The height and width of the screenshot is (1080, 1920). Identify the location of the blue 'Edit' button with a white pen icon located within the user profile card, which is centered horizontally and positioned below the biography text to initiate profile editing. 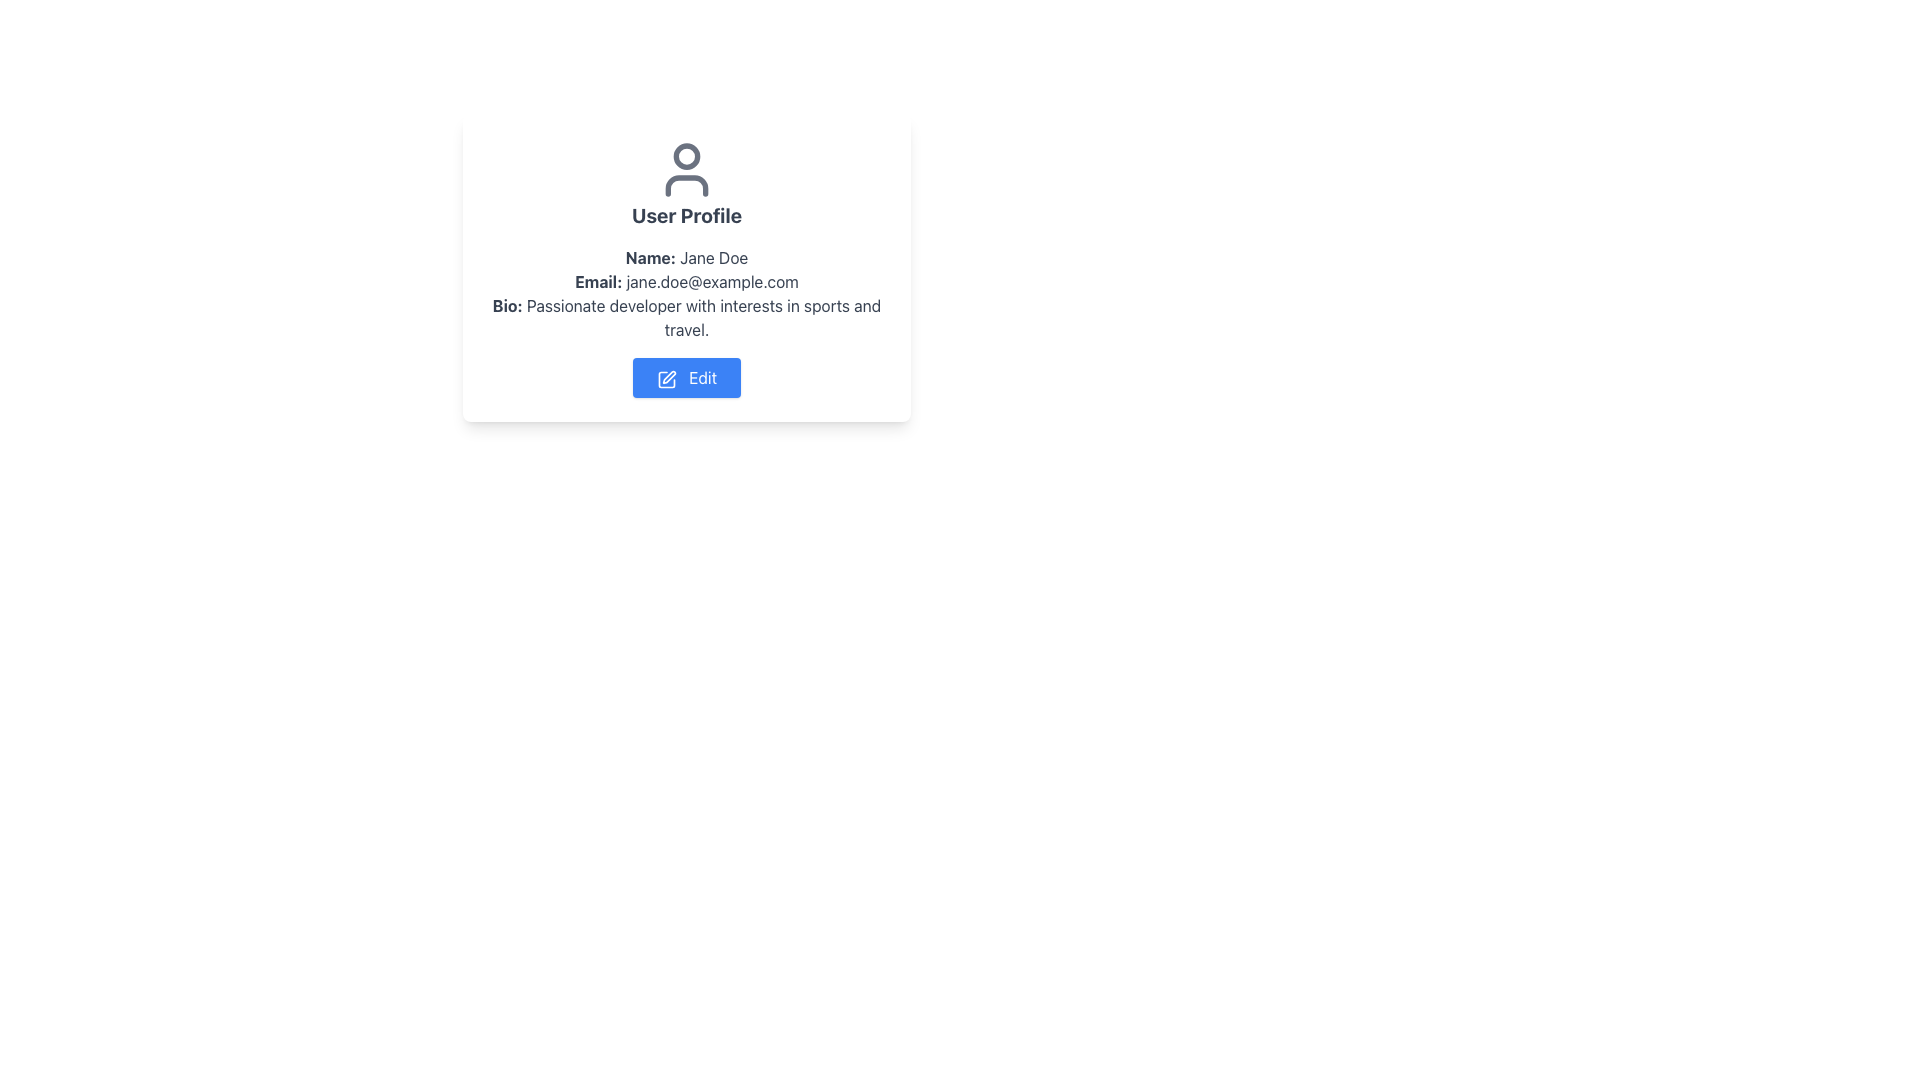
(686, 378).